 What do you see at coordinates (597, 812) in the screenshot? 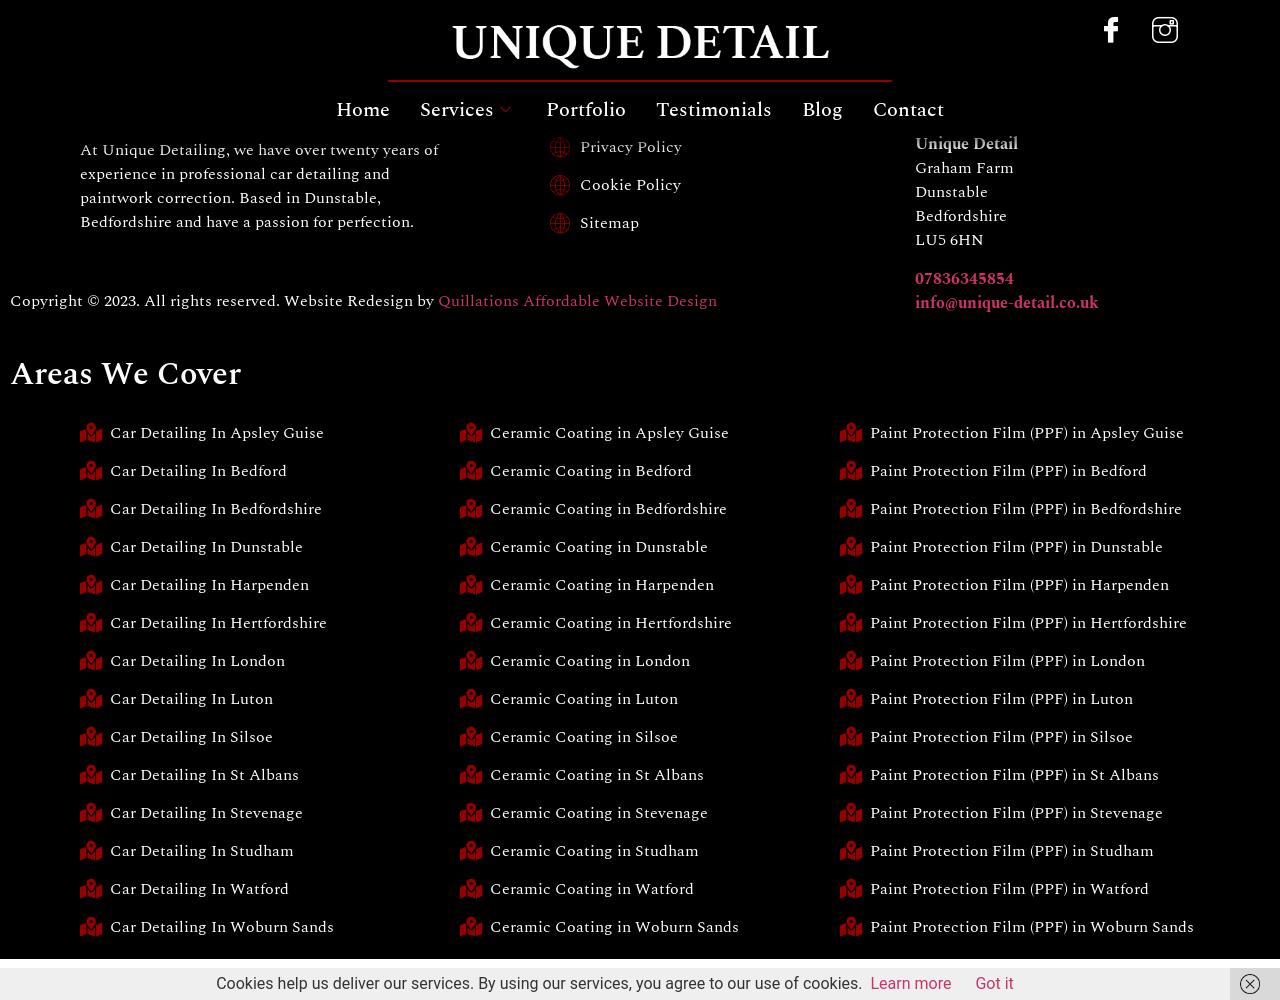
I see `'Ceramic Coating in Stevenage'` at bounding box center [597, 812].